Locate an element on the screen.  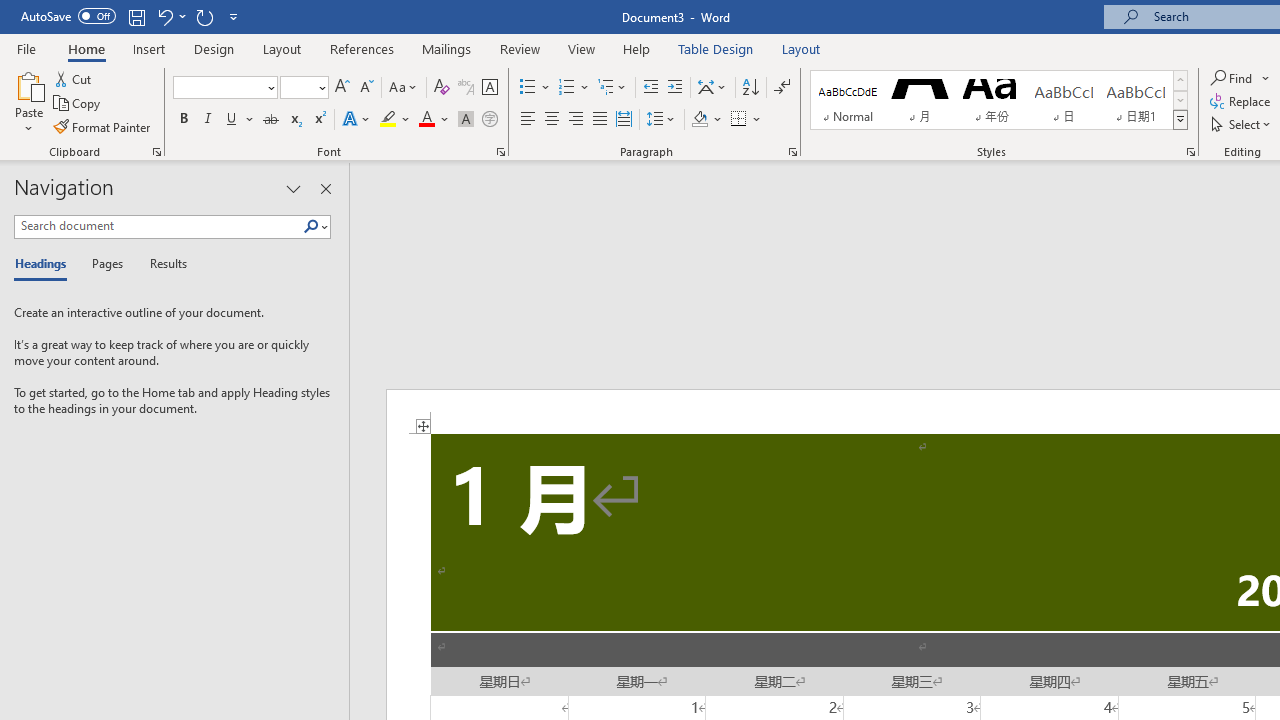
'Save' is located at coordinates (135, 16).